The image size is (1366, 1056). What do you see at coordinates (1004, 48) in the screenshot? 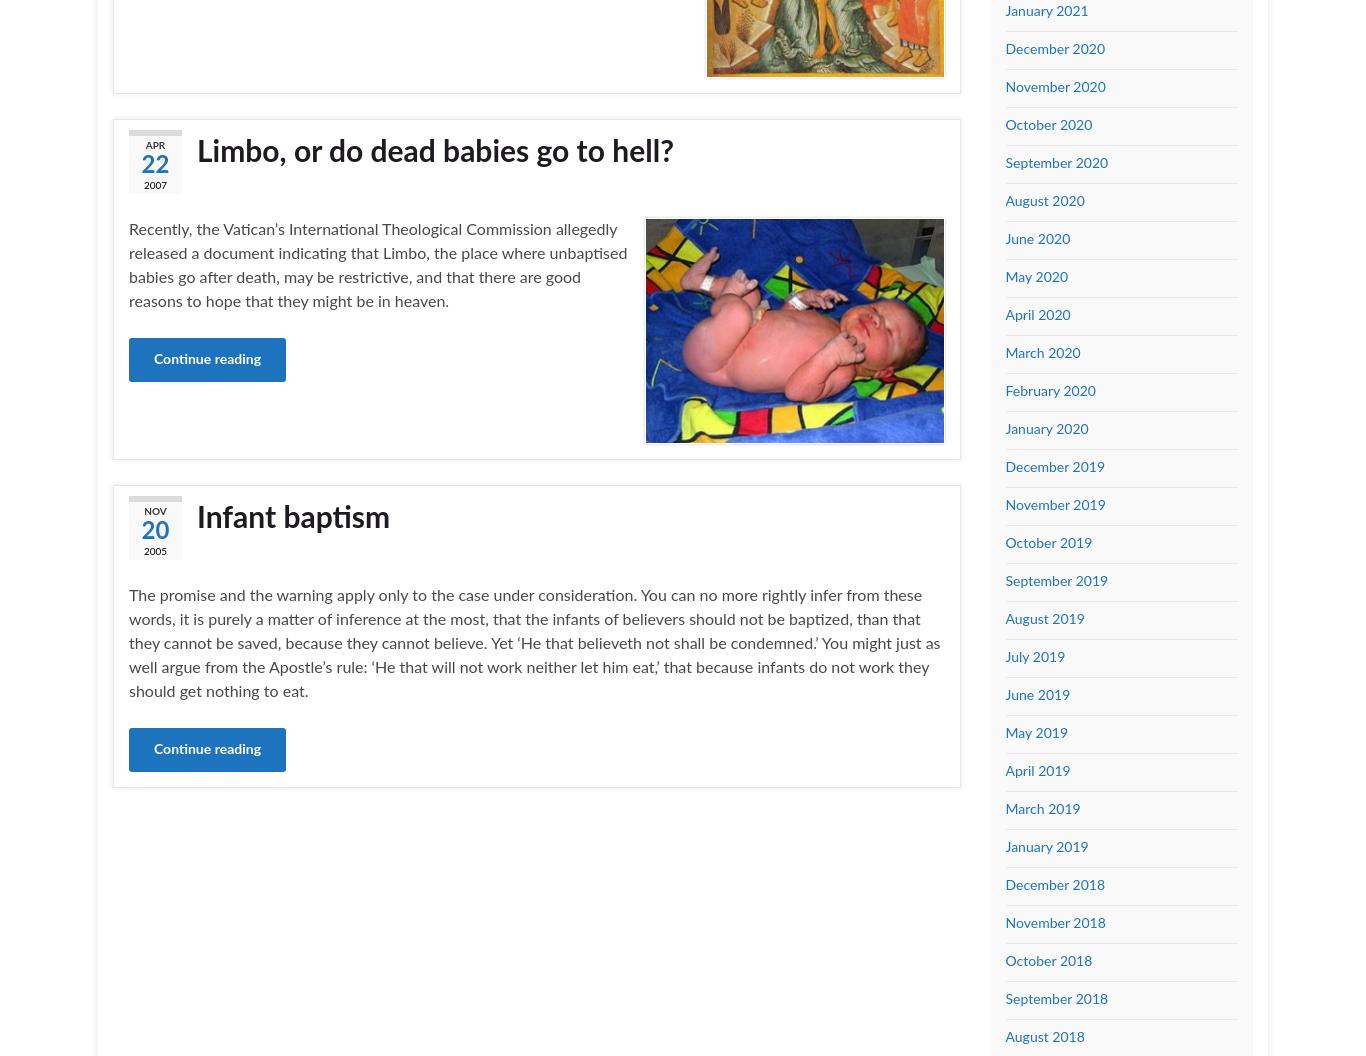
I see `'December 2020'` at bounding box center [1004, 48].